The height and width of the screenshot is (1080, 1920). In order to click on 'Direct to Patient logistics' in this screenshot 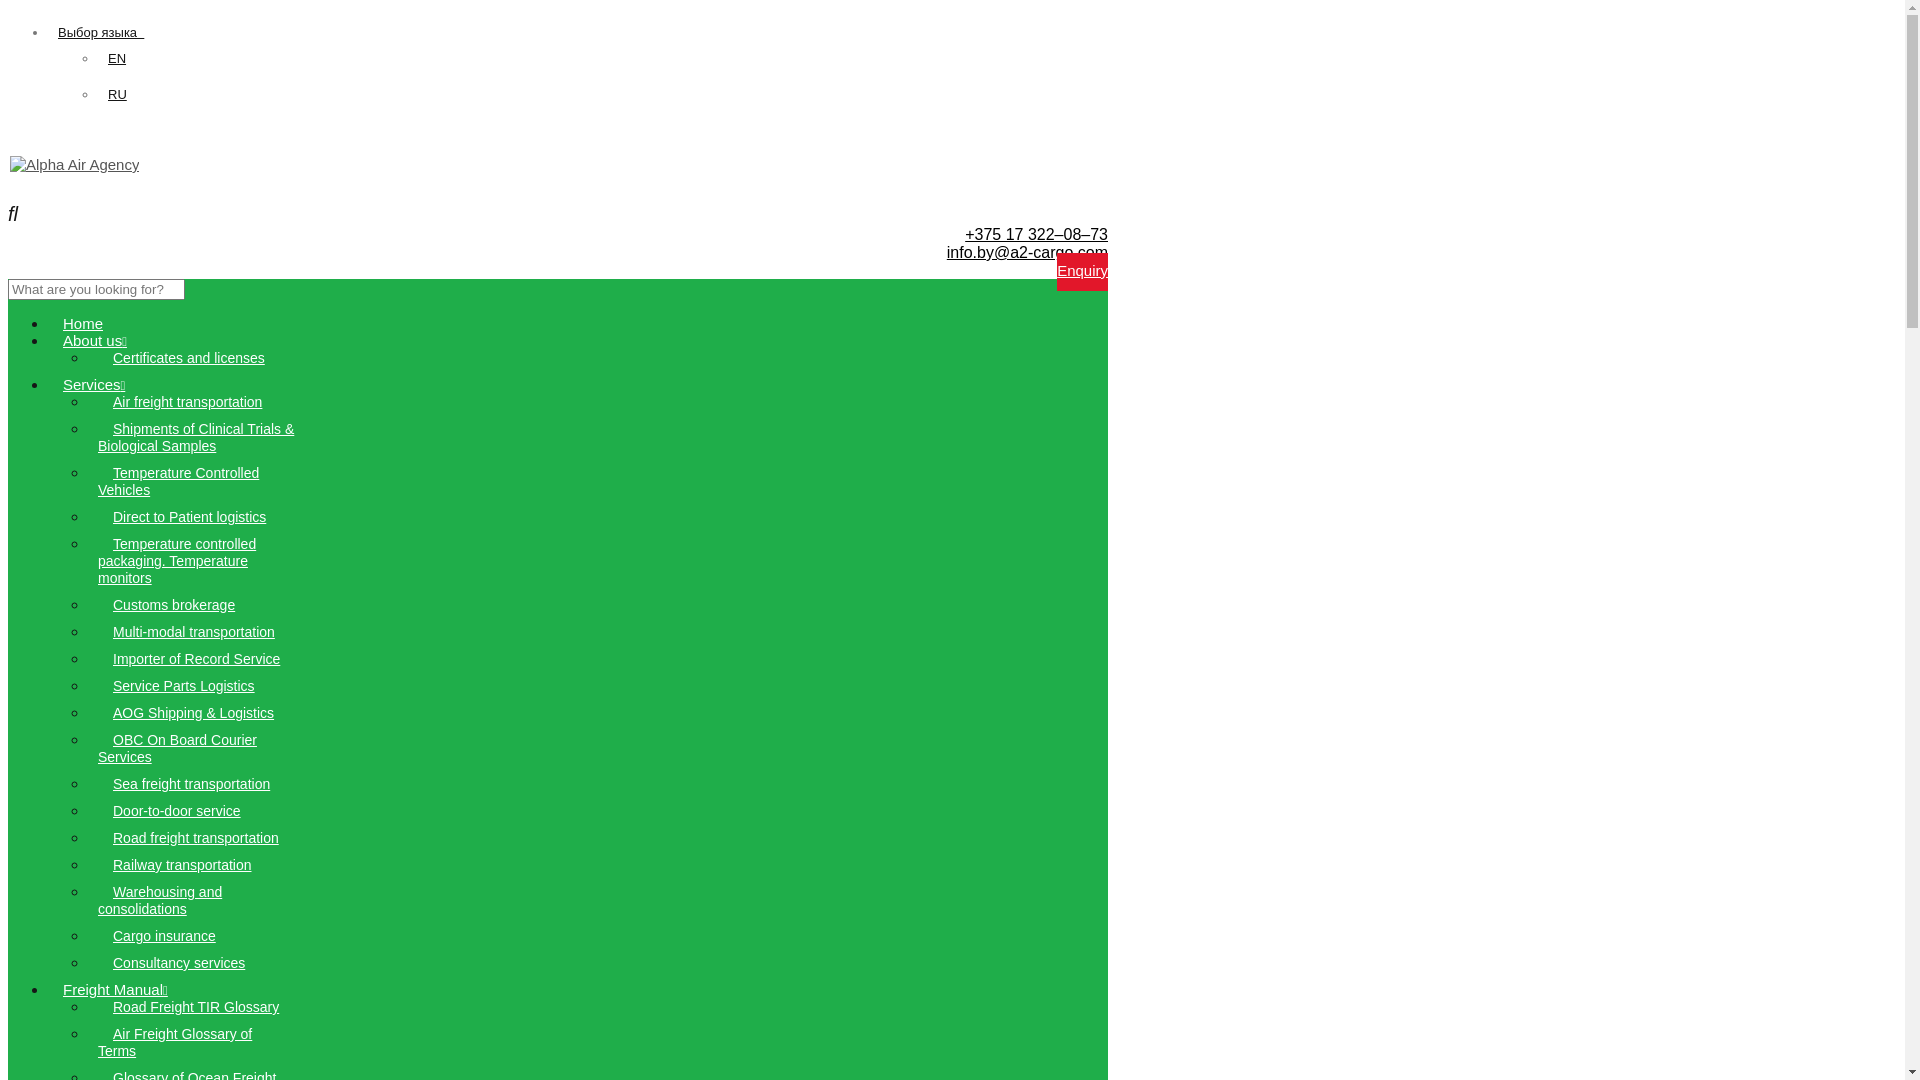, I will do `click(189, 515)`.